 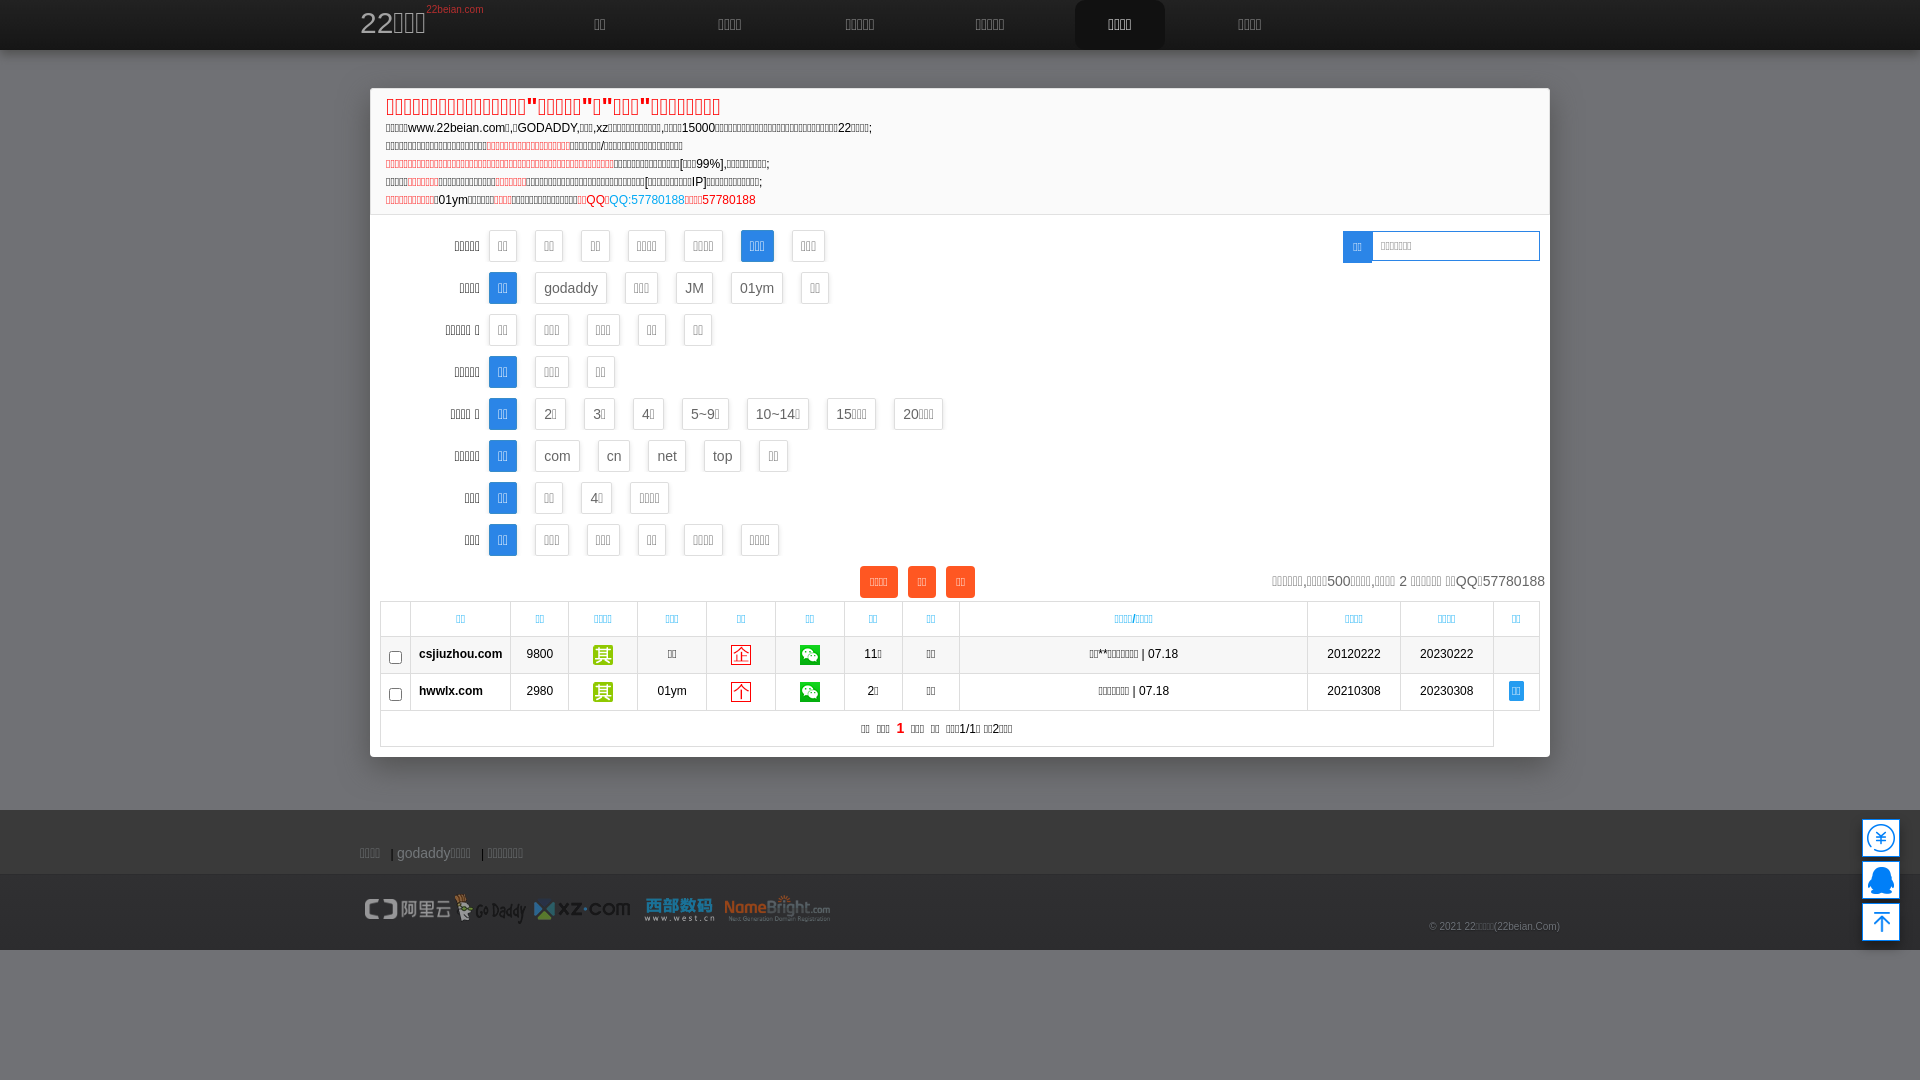 I want to click on 'com', so click(x=556, y=455).